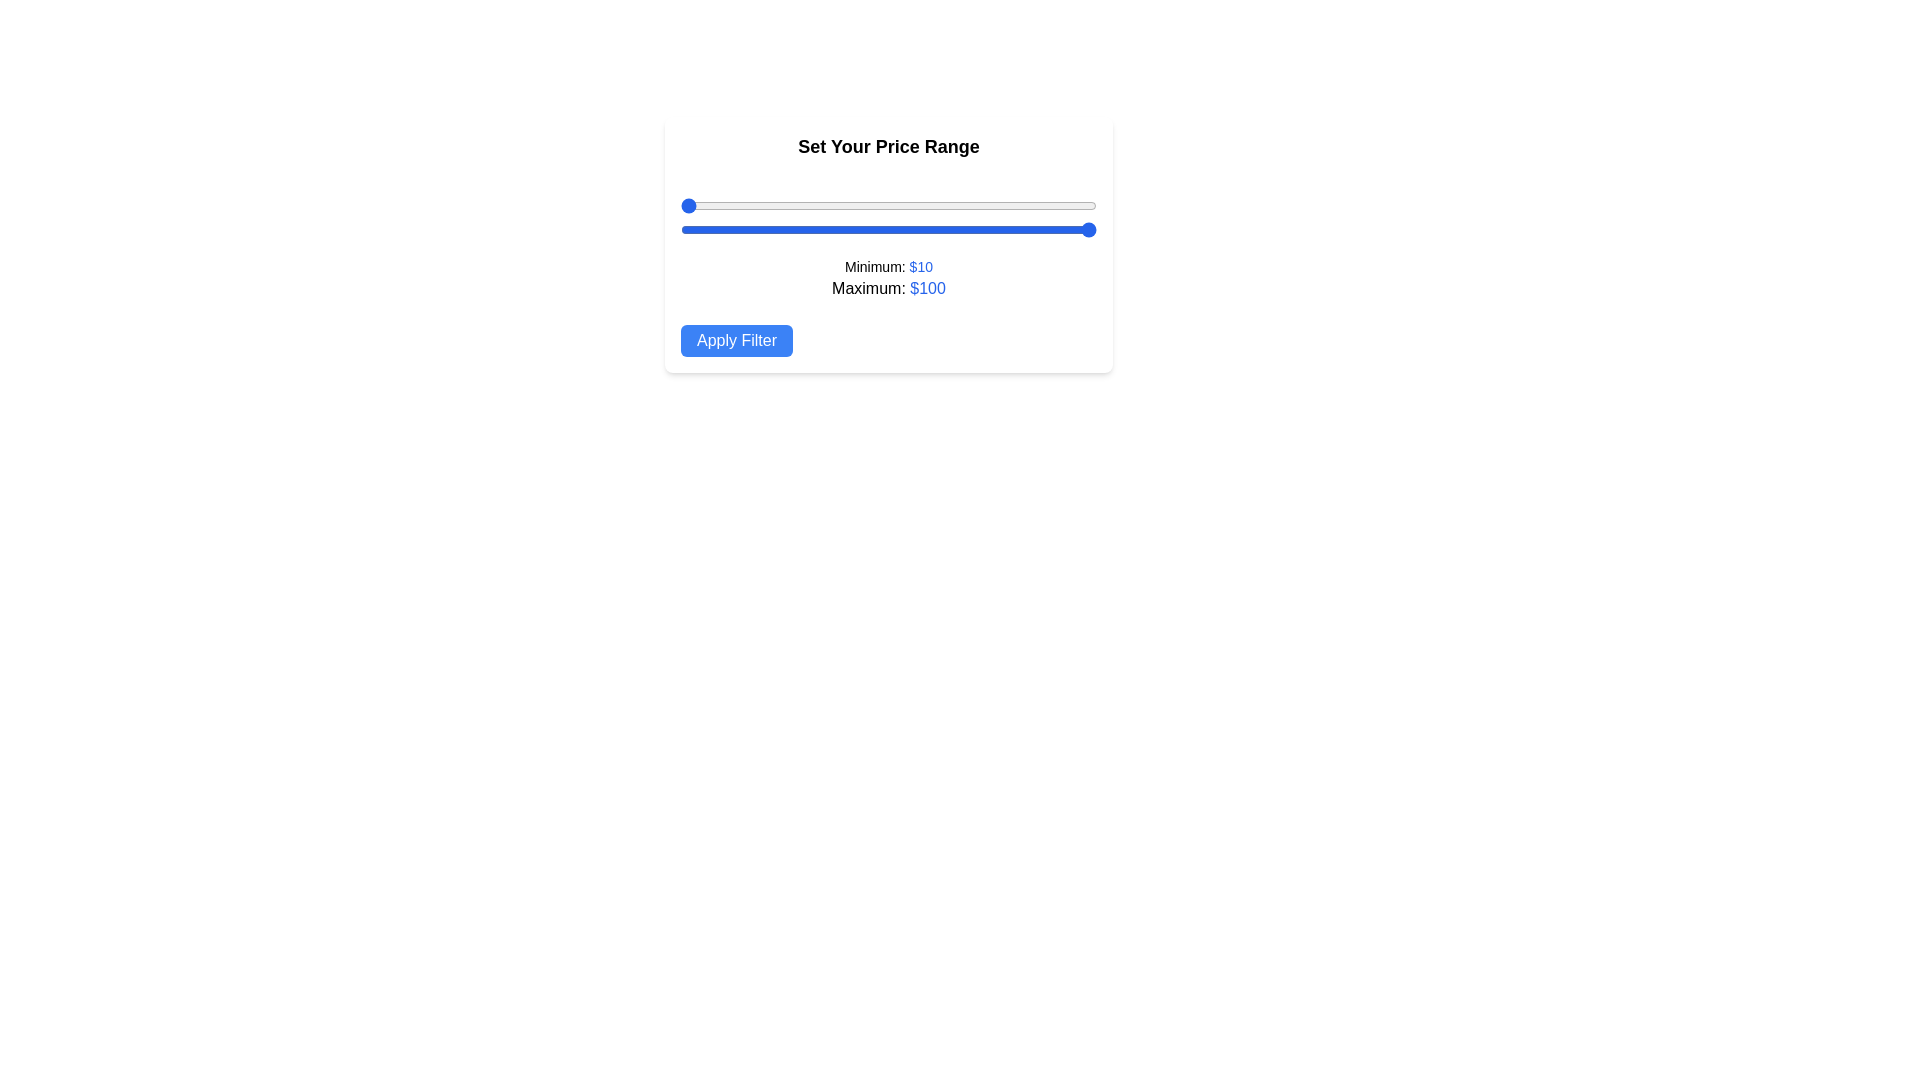  Describe the element at coordinates (824, 205) in the screenshot. I see `the slider position` at that location.